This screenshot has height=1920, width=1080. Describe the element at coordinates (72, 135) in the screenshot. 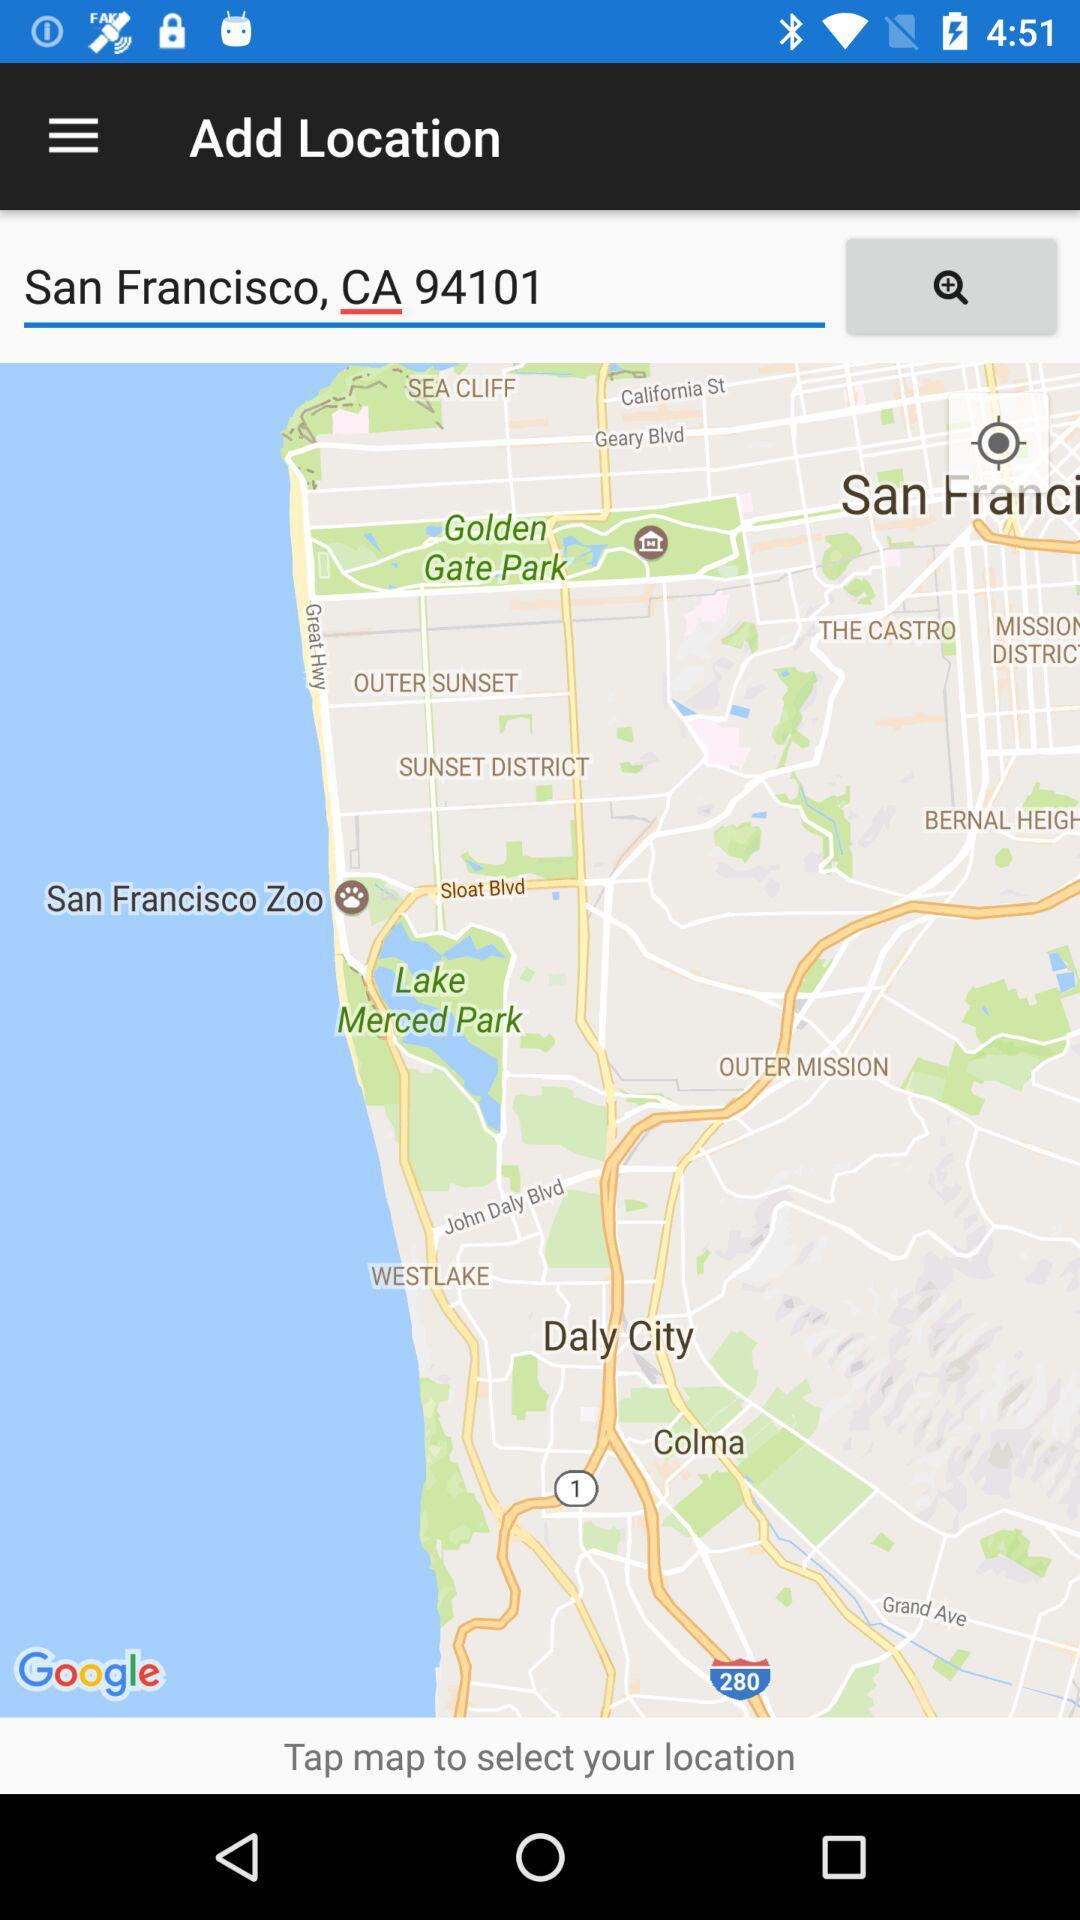

I see `the item above san francisco ca icon` at that location.